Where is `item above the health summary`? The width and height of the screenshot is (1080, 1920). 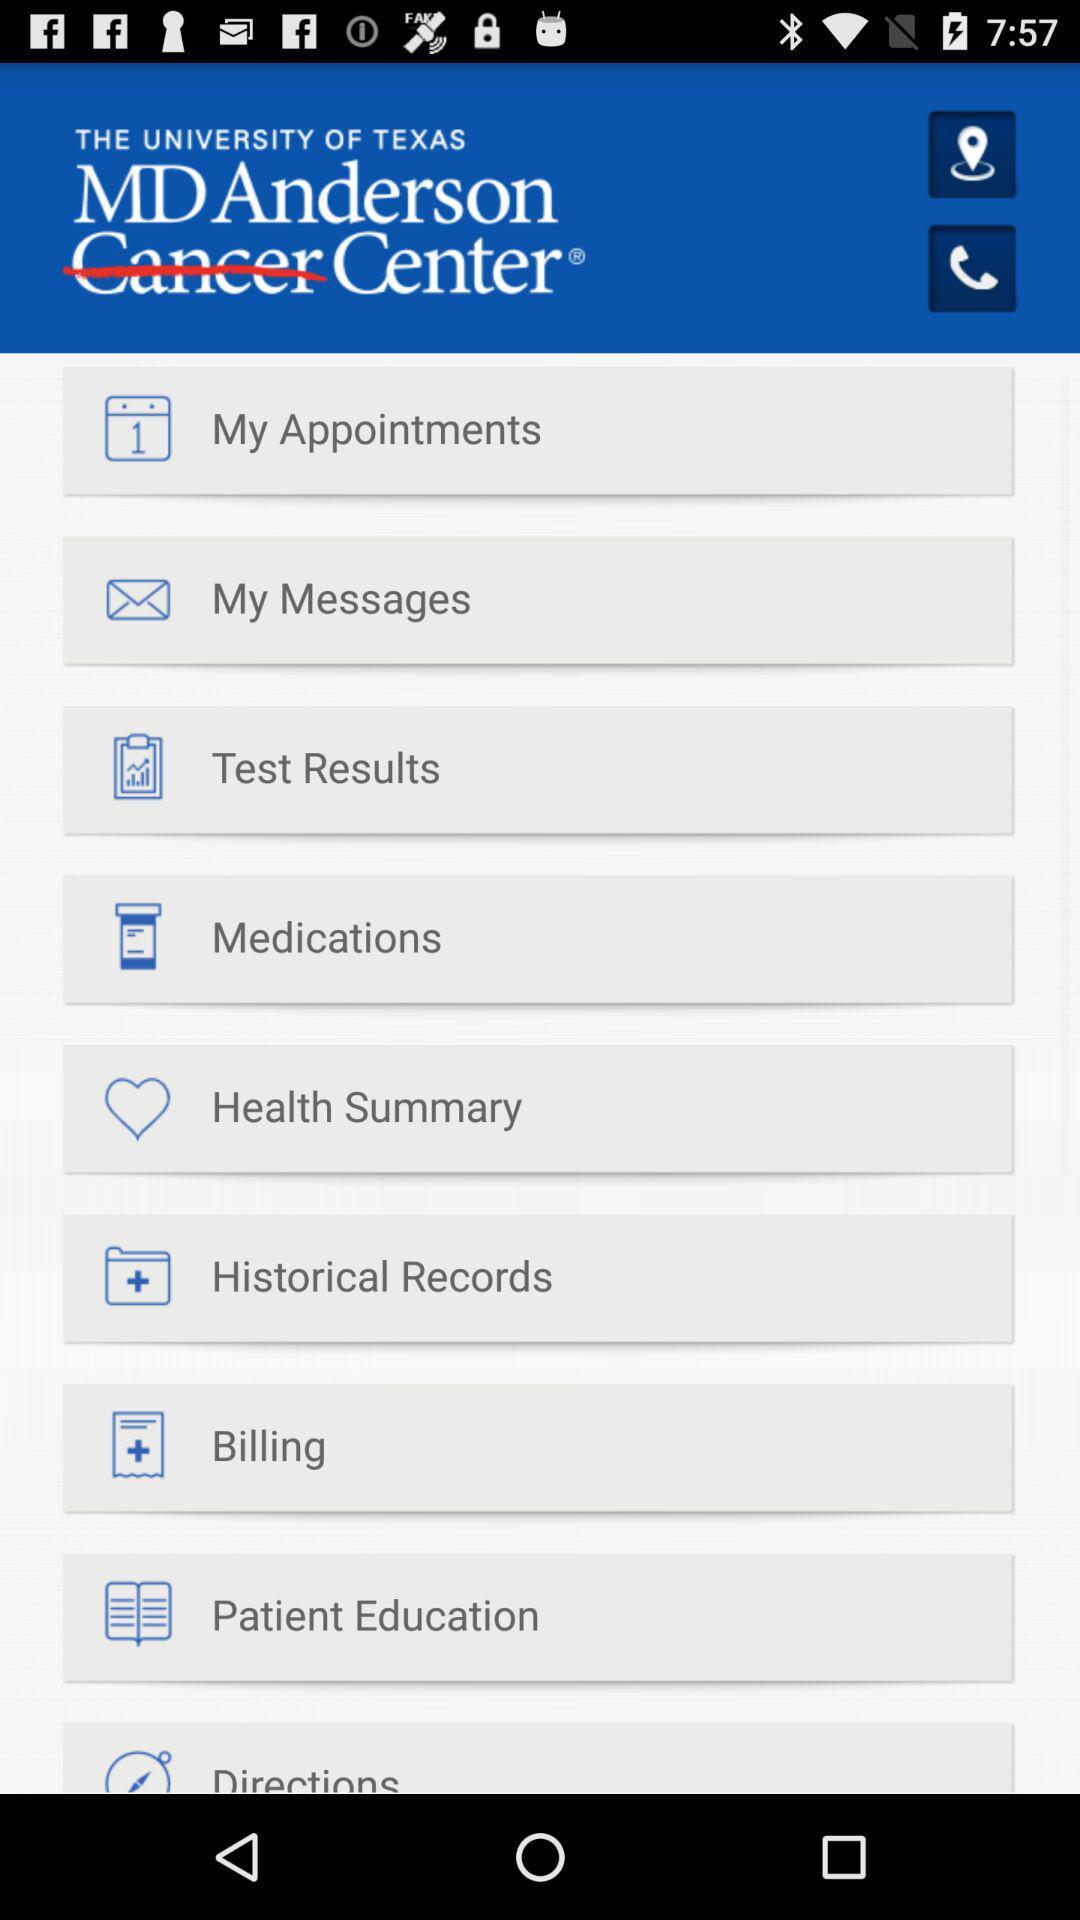
item above the health summary is located at coordinates (251, 945).